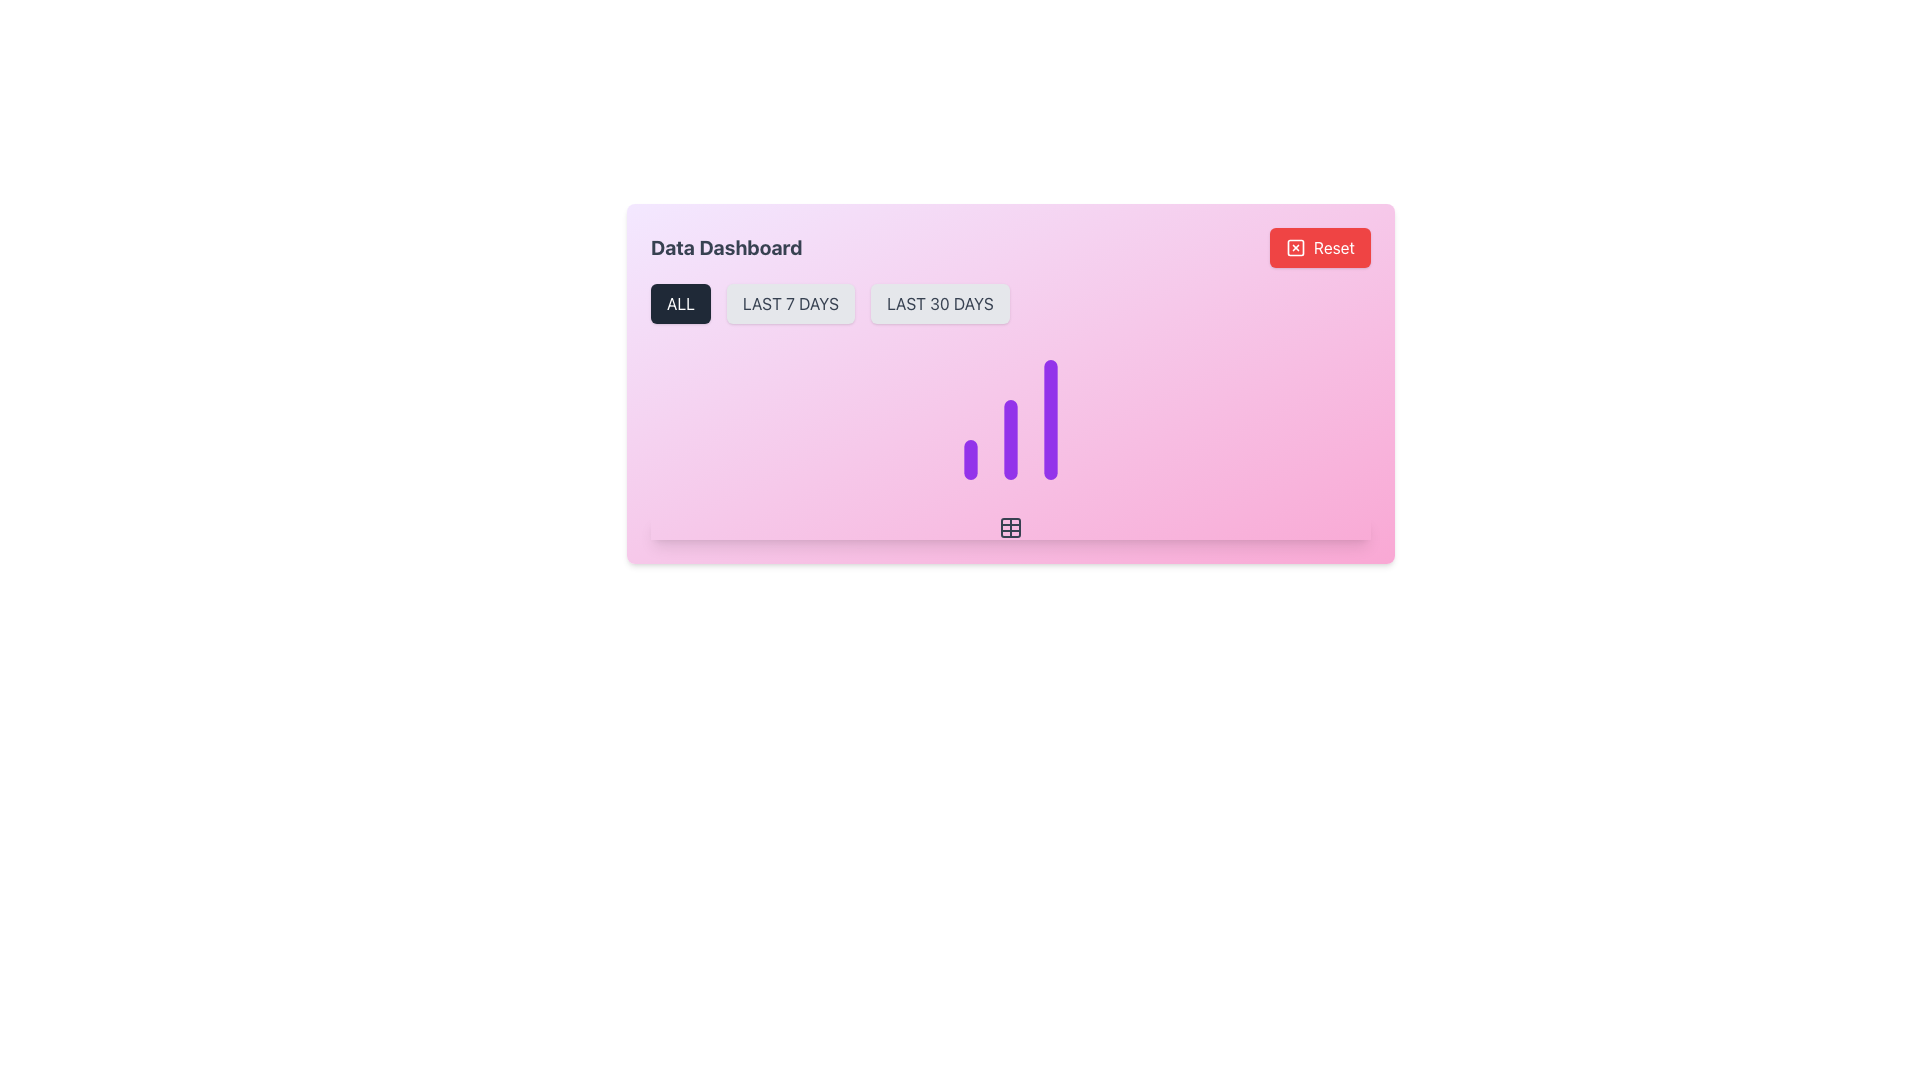 This screenshot has height=1080, width=1920. I want to click on the filter button located below the 'Data Dashboard' header to filter data for the last 7 days, so click(790, 304).